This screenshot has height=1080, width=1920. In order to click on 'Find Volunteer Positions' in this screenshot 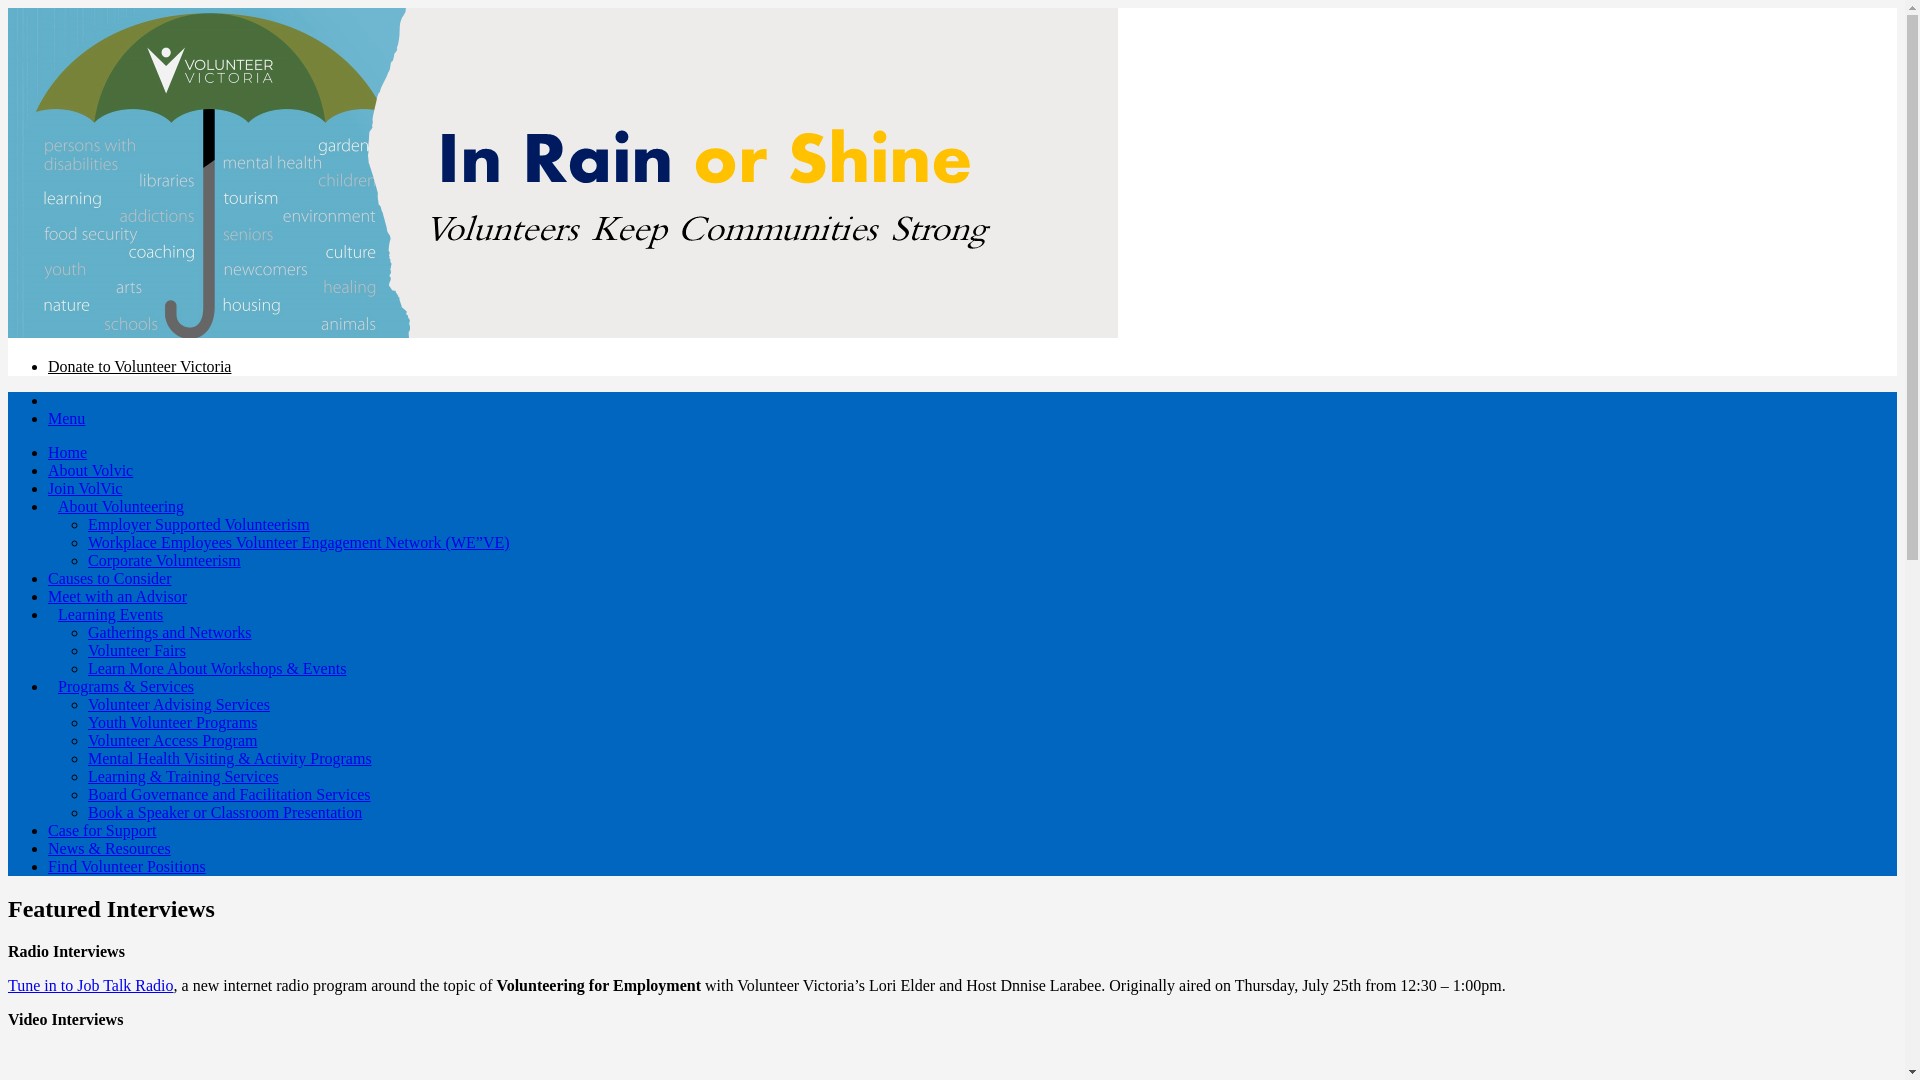, I will do `click(125, 865)`.